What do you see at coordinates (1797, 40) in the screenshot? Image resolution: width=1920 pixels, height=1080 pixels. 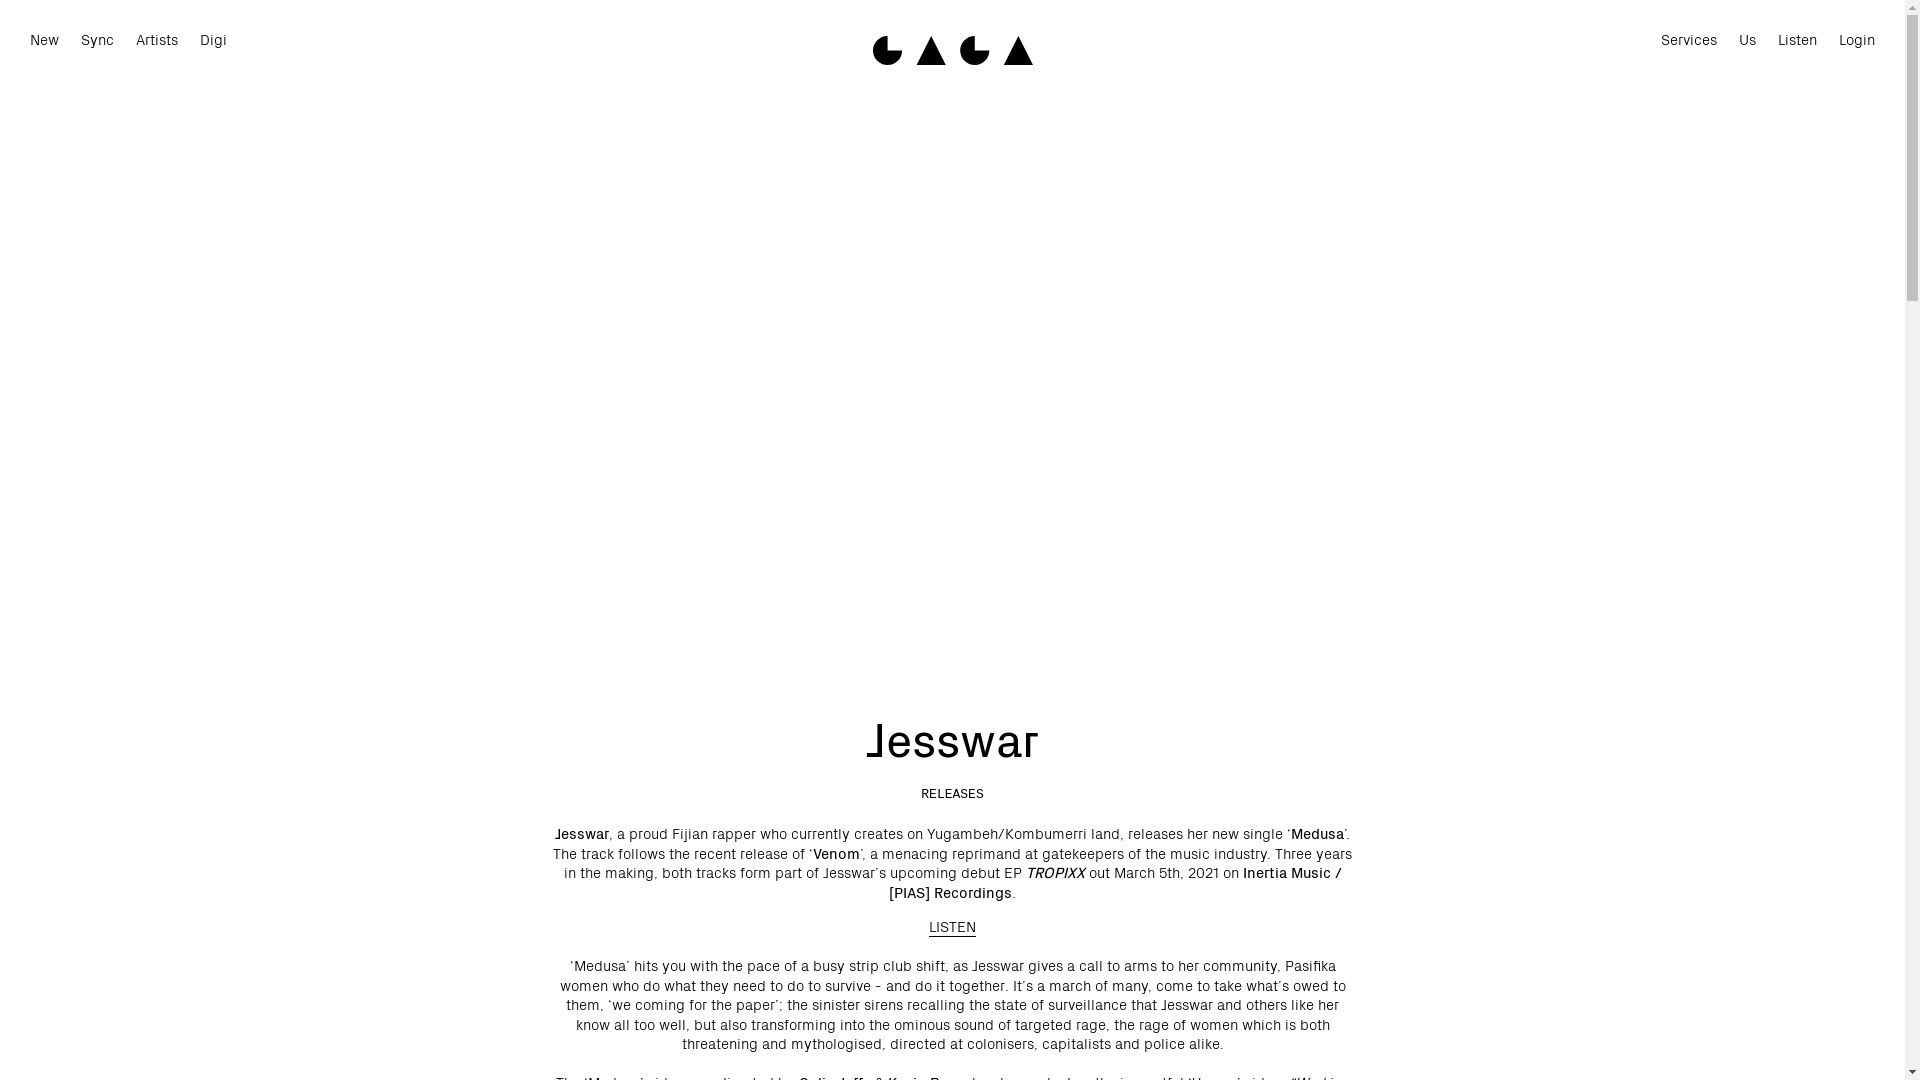 I see `'Listen'` at bounding box center [1797, 40].